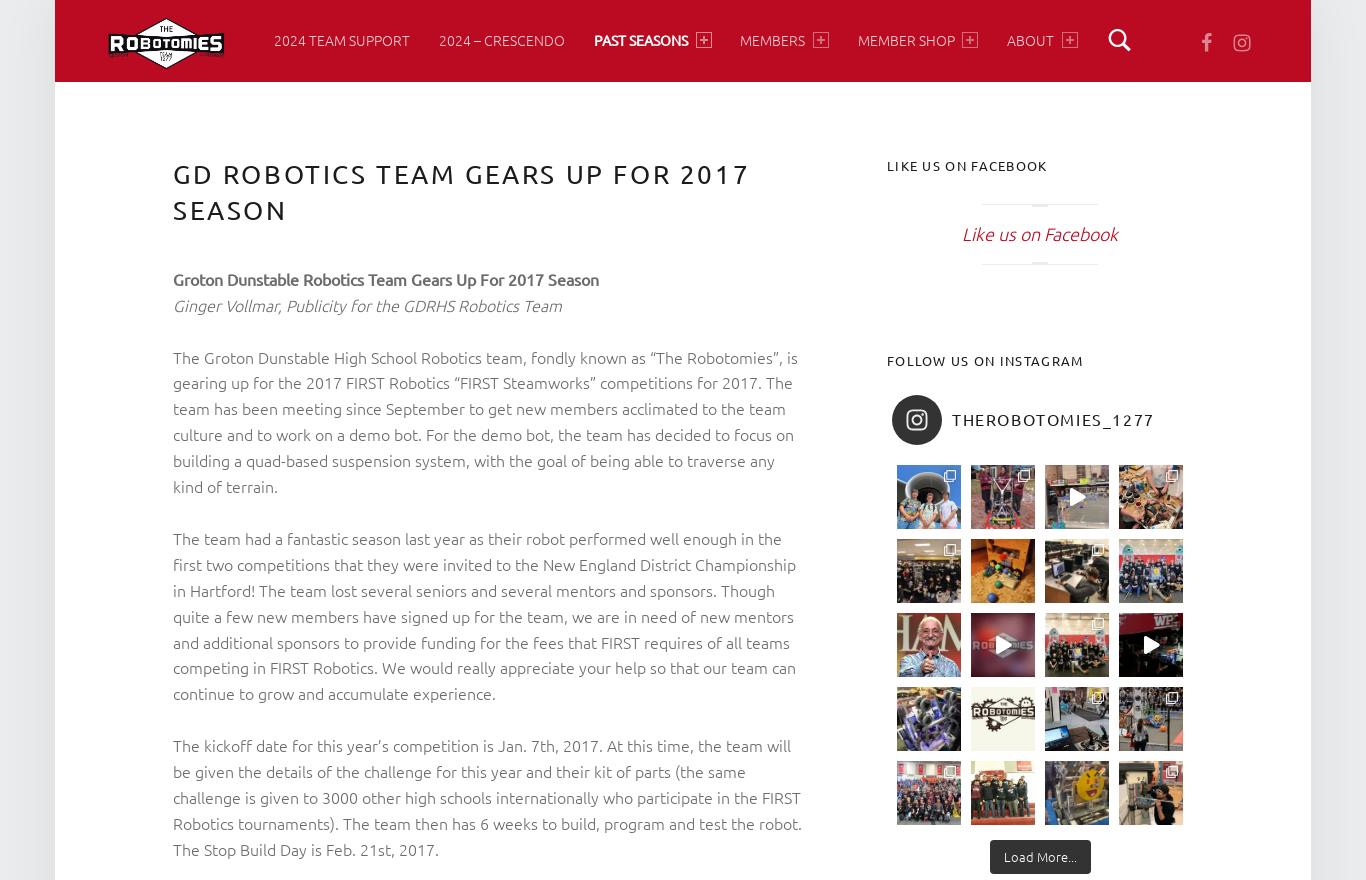 Image resolution: width=1366 pixels, height=880 pixels. I want to click on 'Groton Dunstable Robotics Team Gears Up For 2017 Season', so click(385, 277).